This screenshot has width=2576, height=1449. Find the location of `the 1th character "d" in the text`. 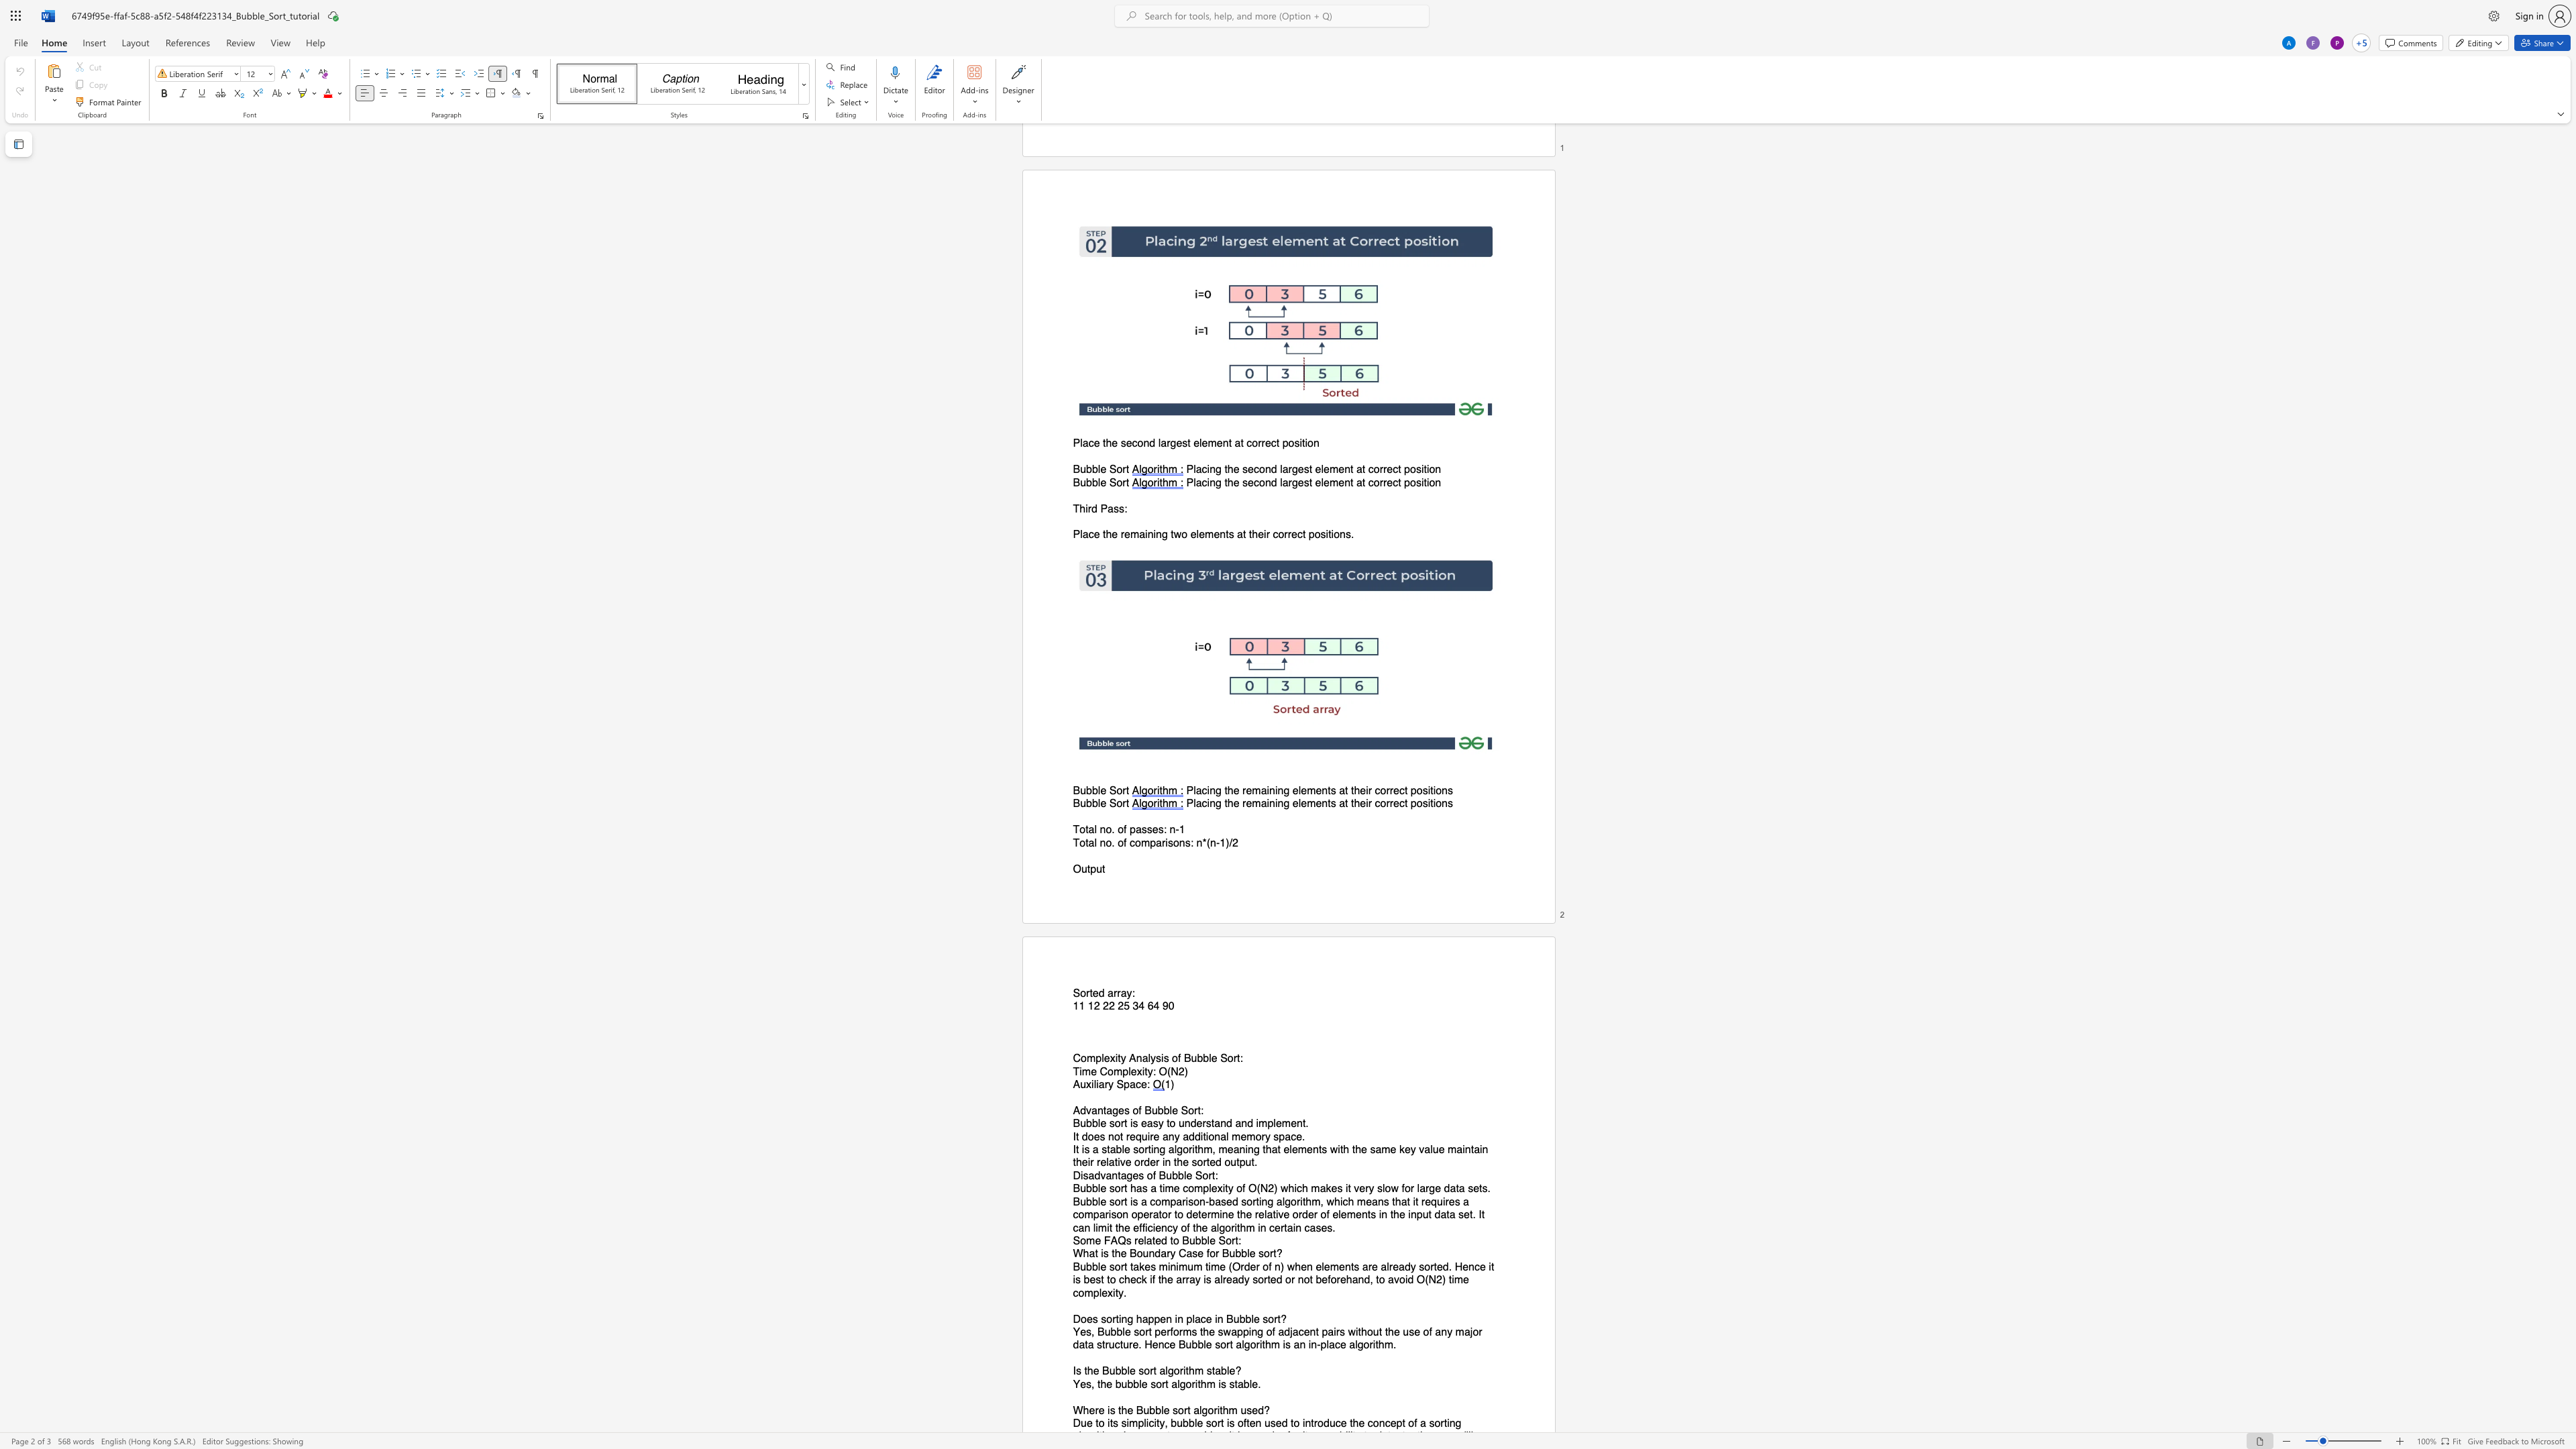

the 1th character "d" in the text is located at coordinates (1285, 1330).